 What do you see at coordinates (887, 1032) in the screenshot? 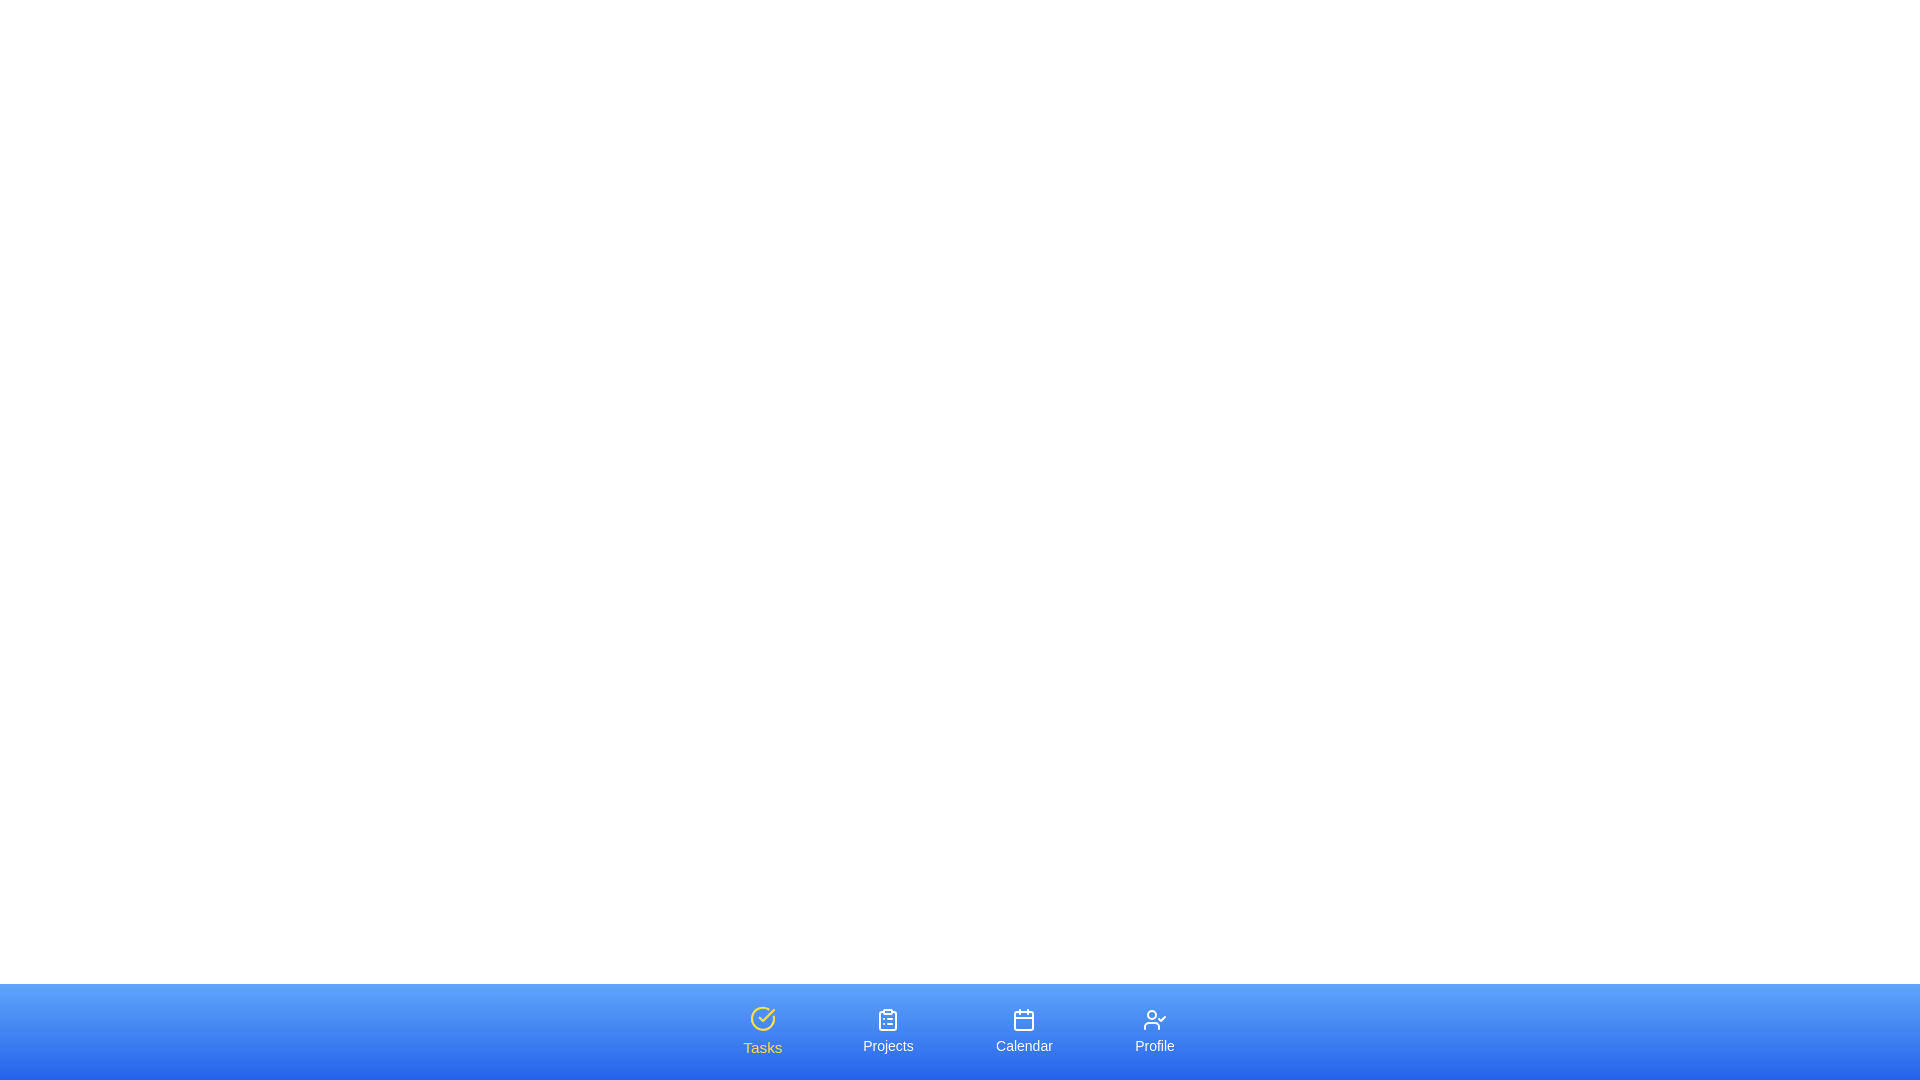
I see `the Projects tab by clicking on it` at bounding box center [887, 1032].